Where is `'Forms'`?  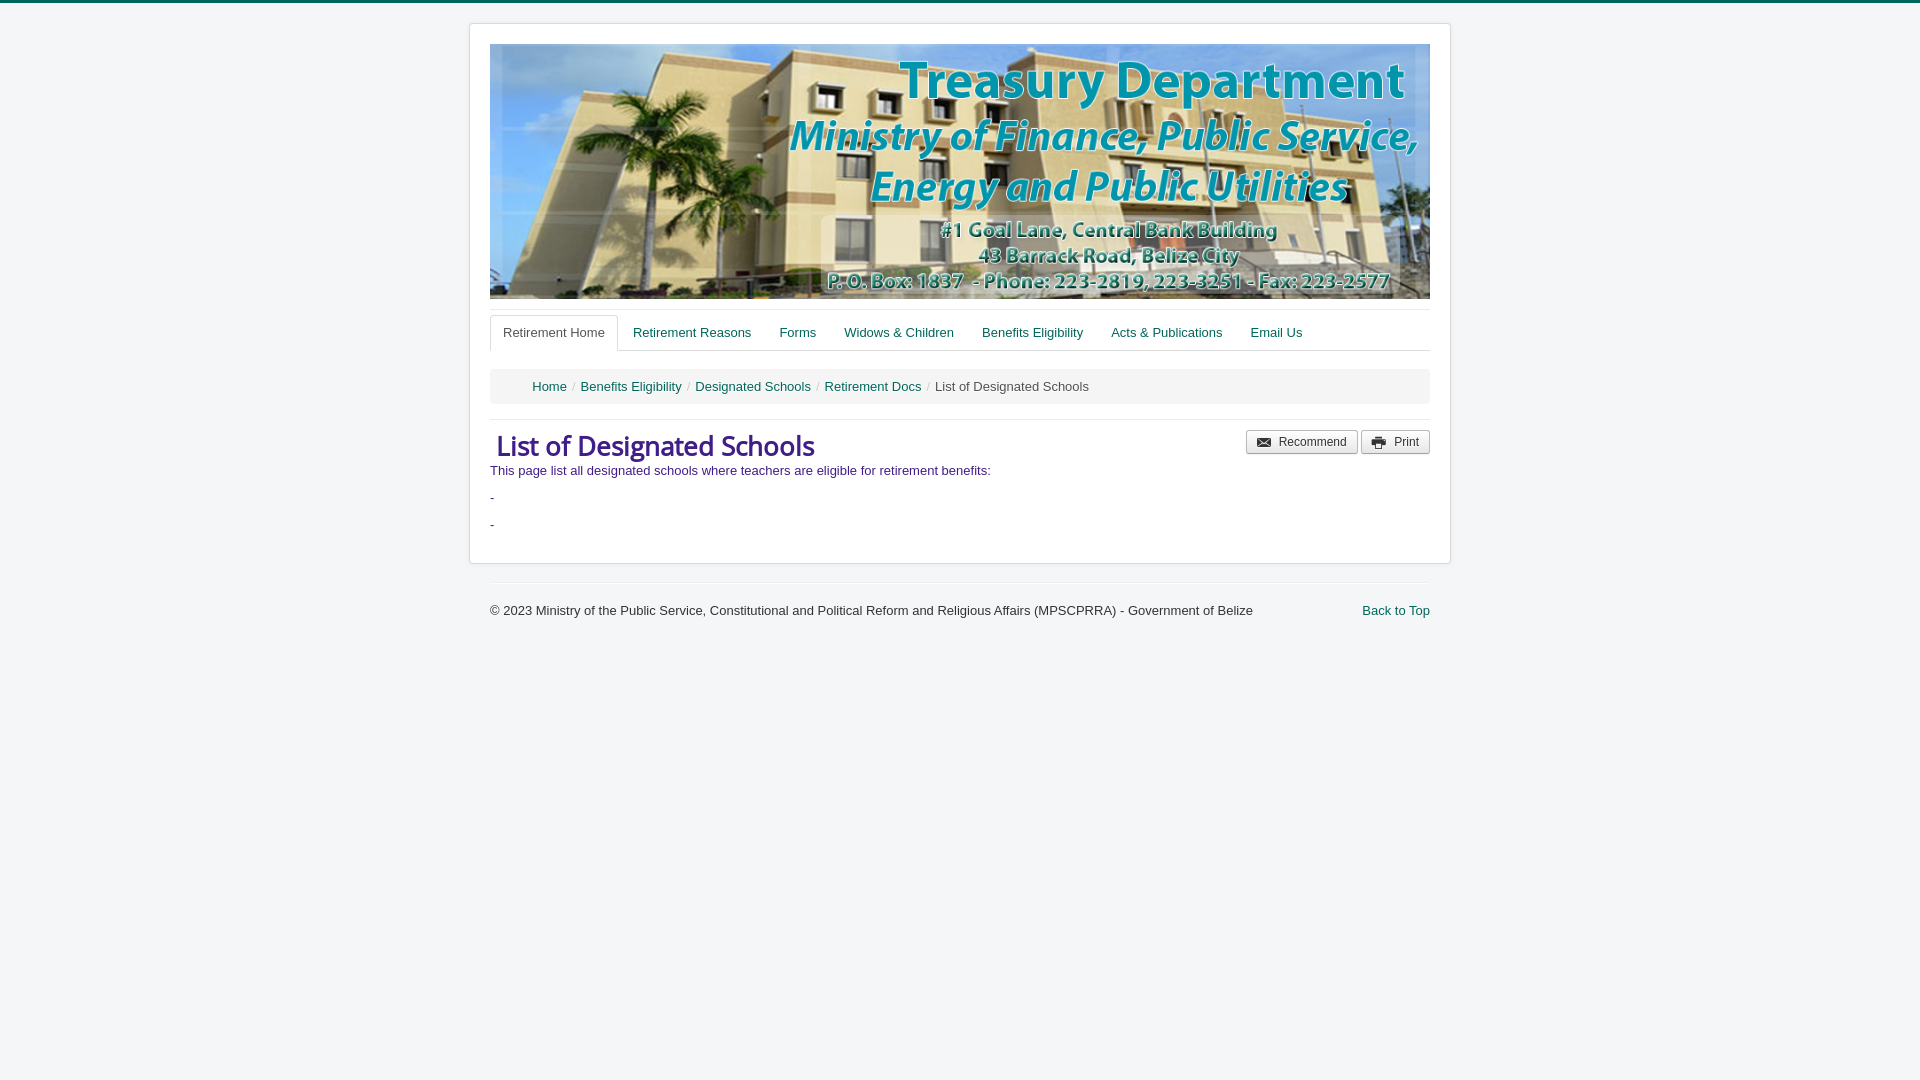 'Forms' is located at coordinates (796, 331).